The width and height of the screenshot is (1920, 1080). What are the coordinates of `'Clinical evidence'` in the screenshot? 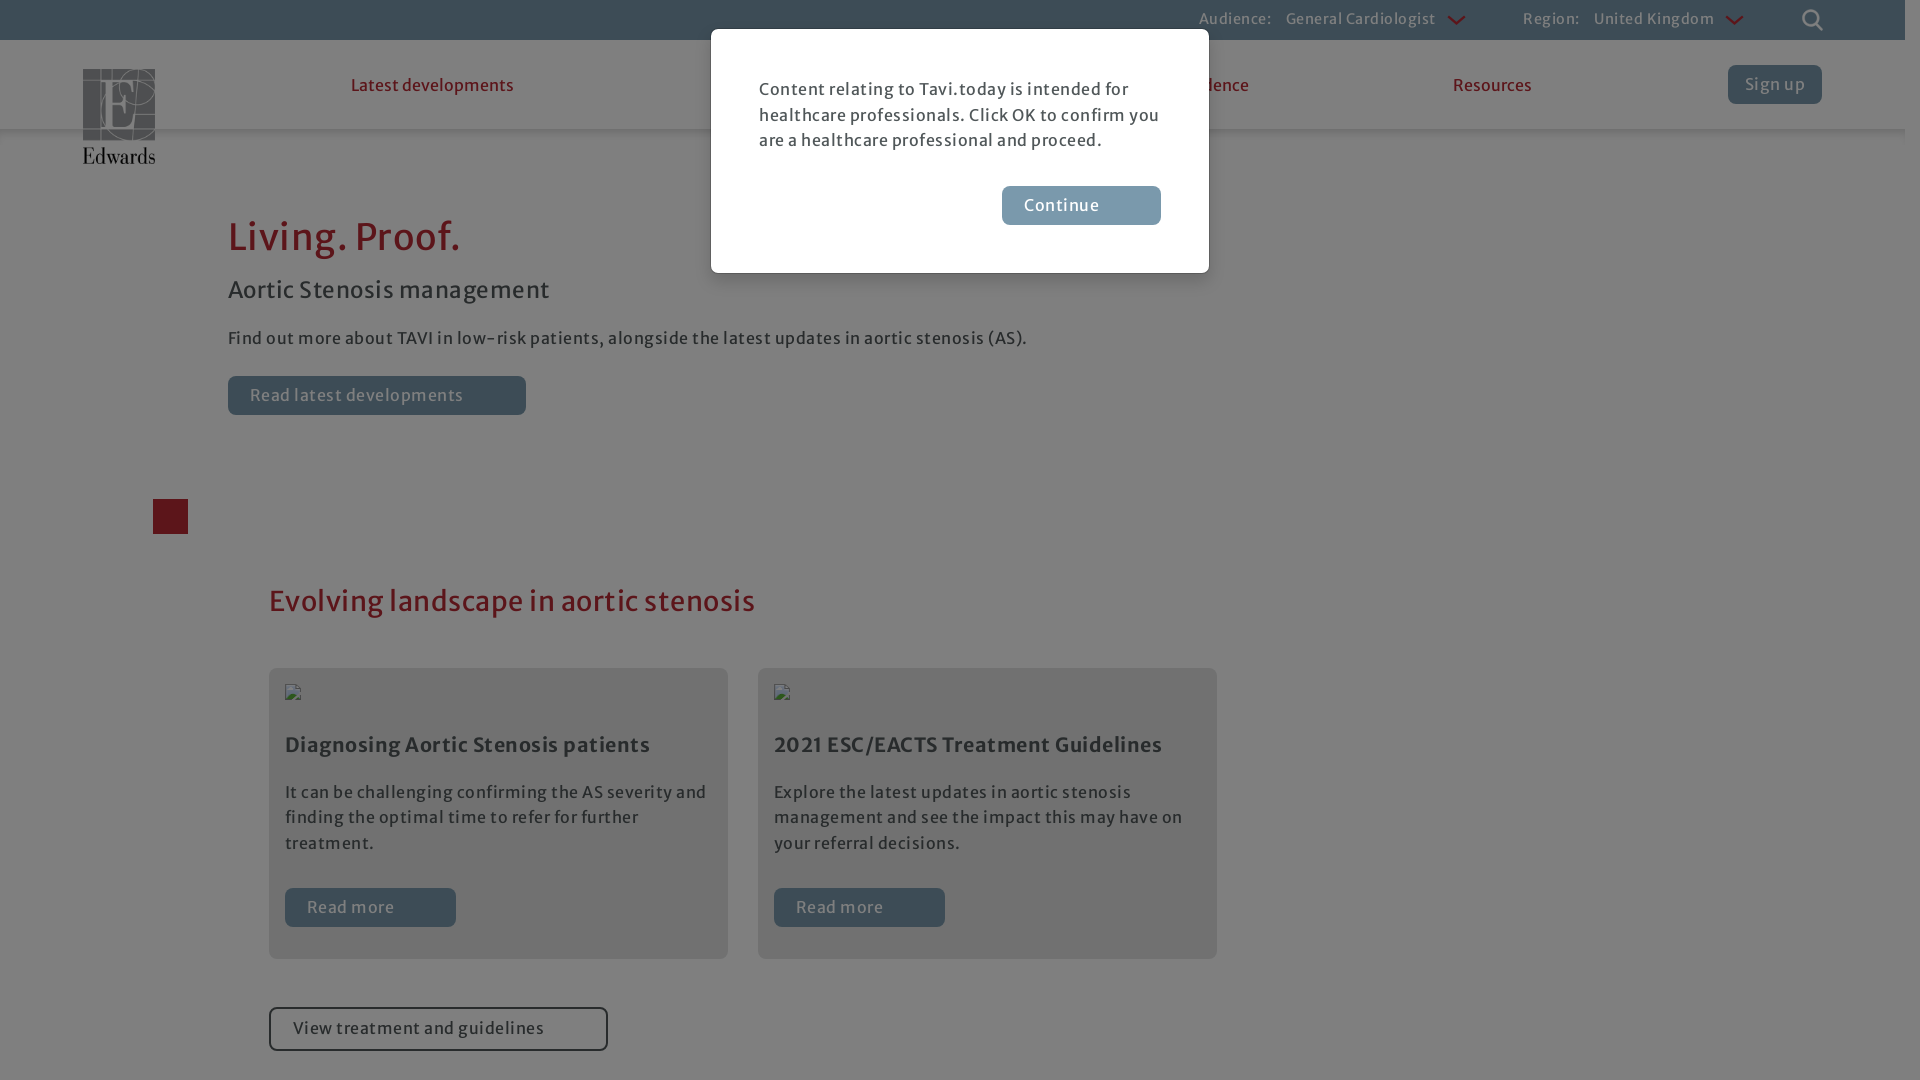 It's located at (1184, 83).